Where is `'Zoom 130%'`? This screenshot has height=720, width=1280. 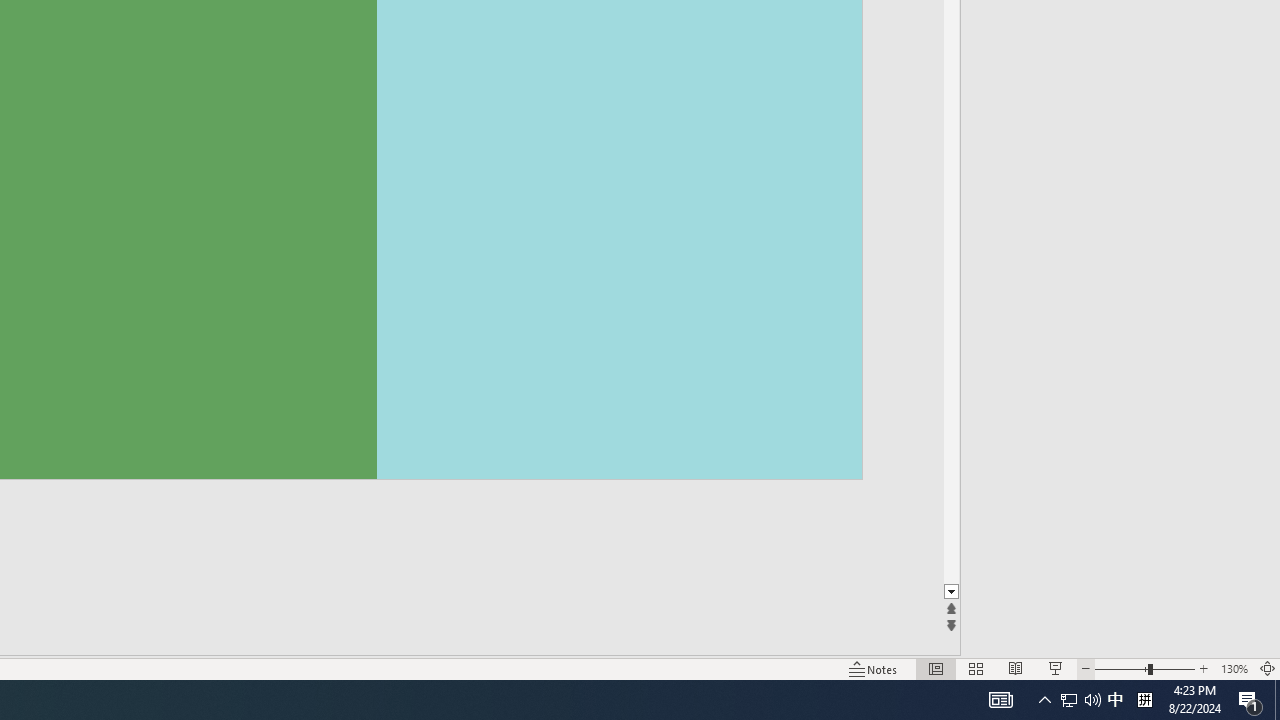
'Zoom 130%' is located at coordinates (1233, 669).